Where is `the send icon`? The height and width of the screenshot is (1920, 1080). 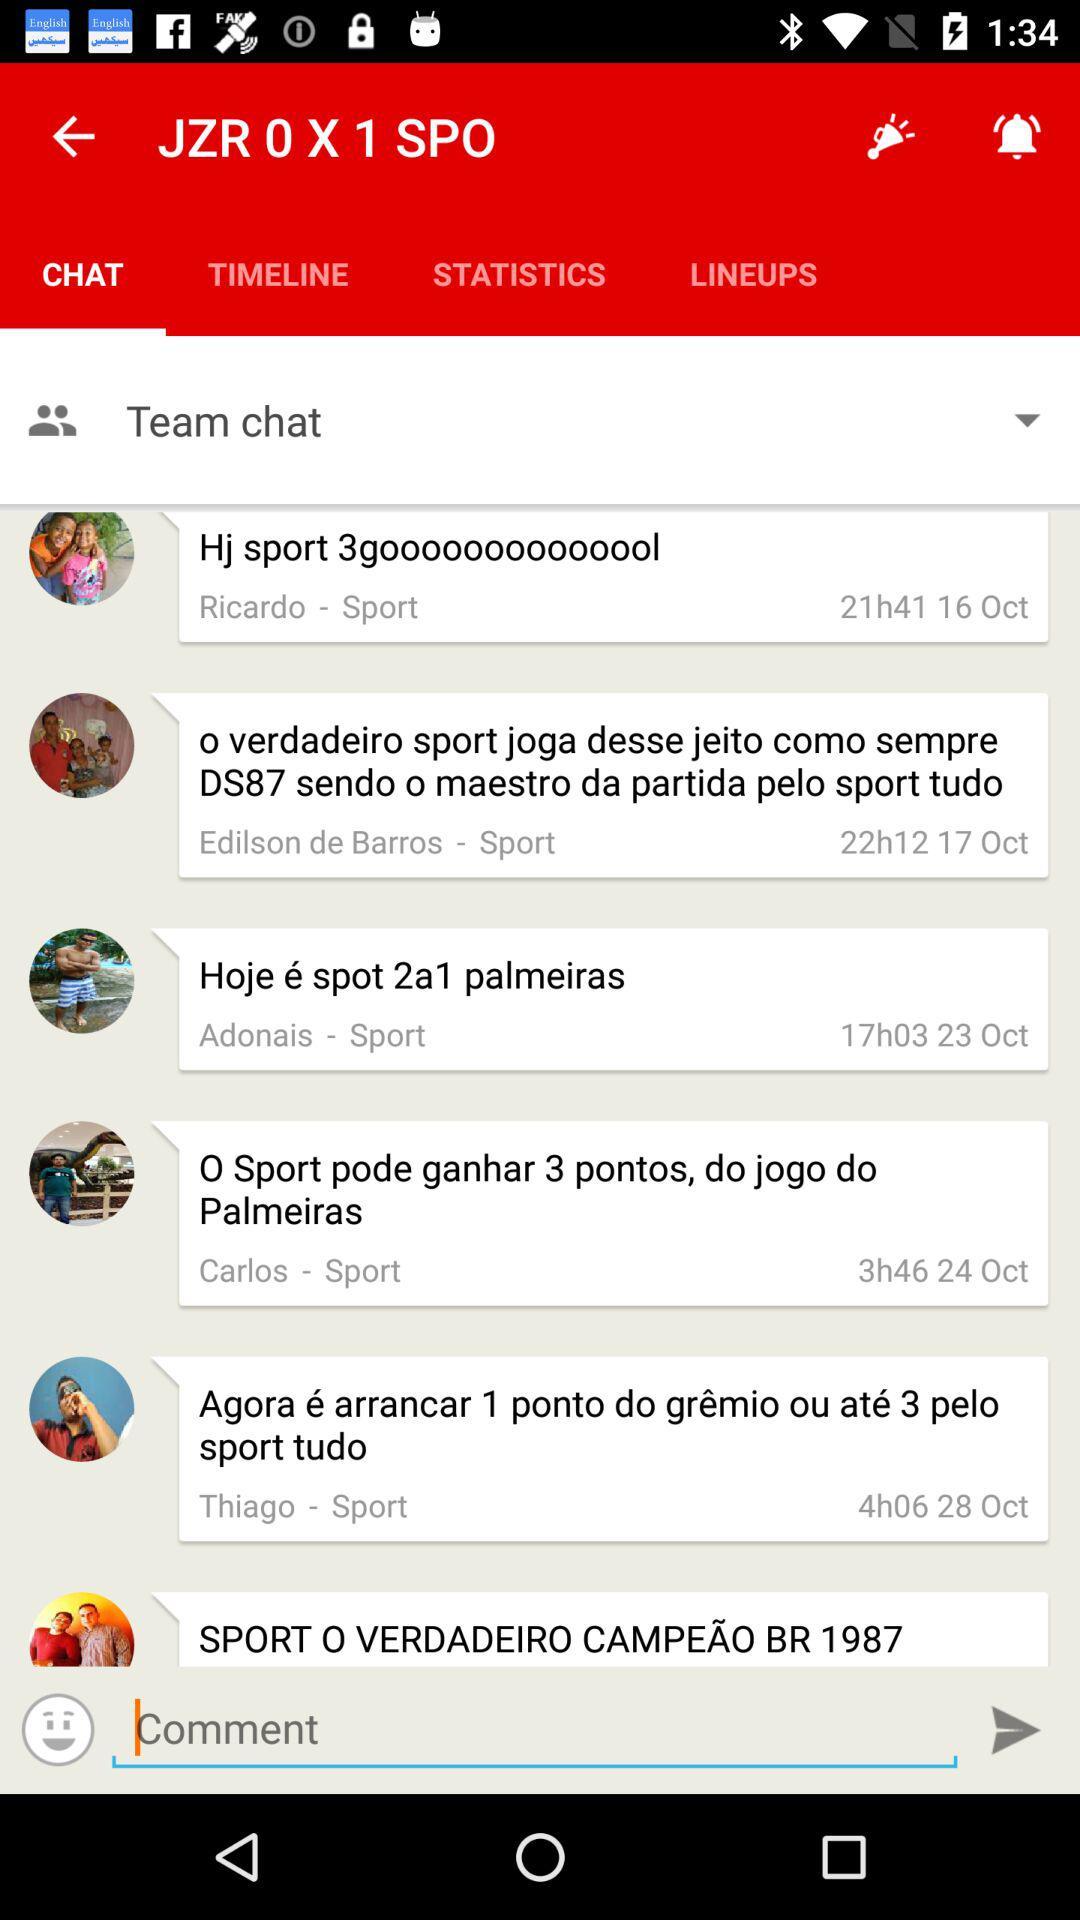 the send icon is located at coordinates (1016, 1729).